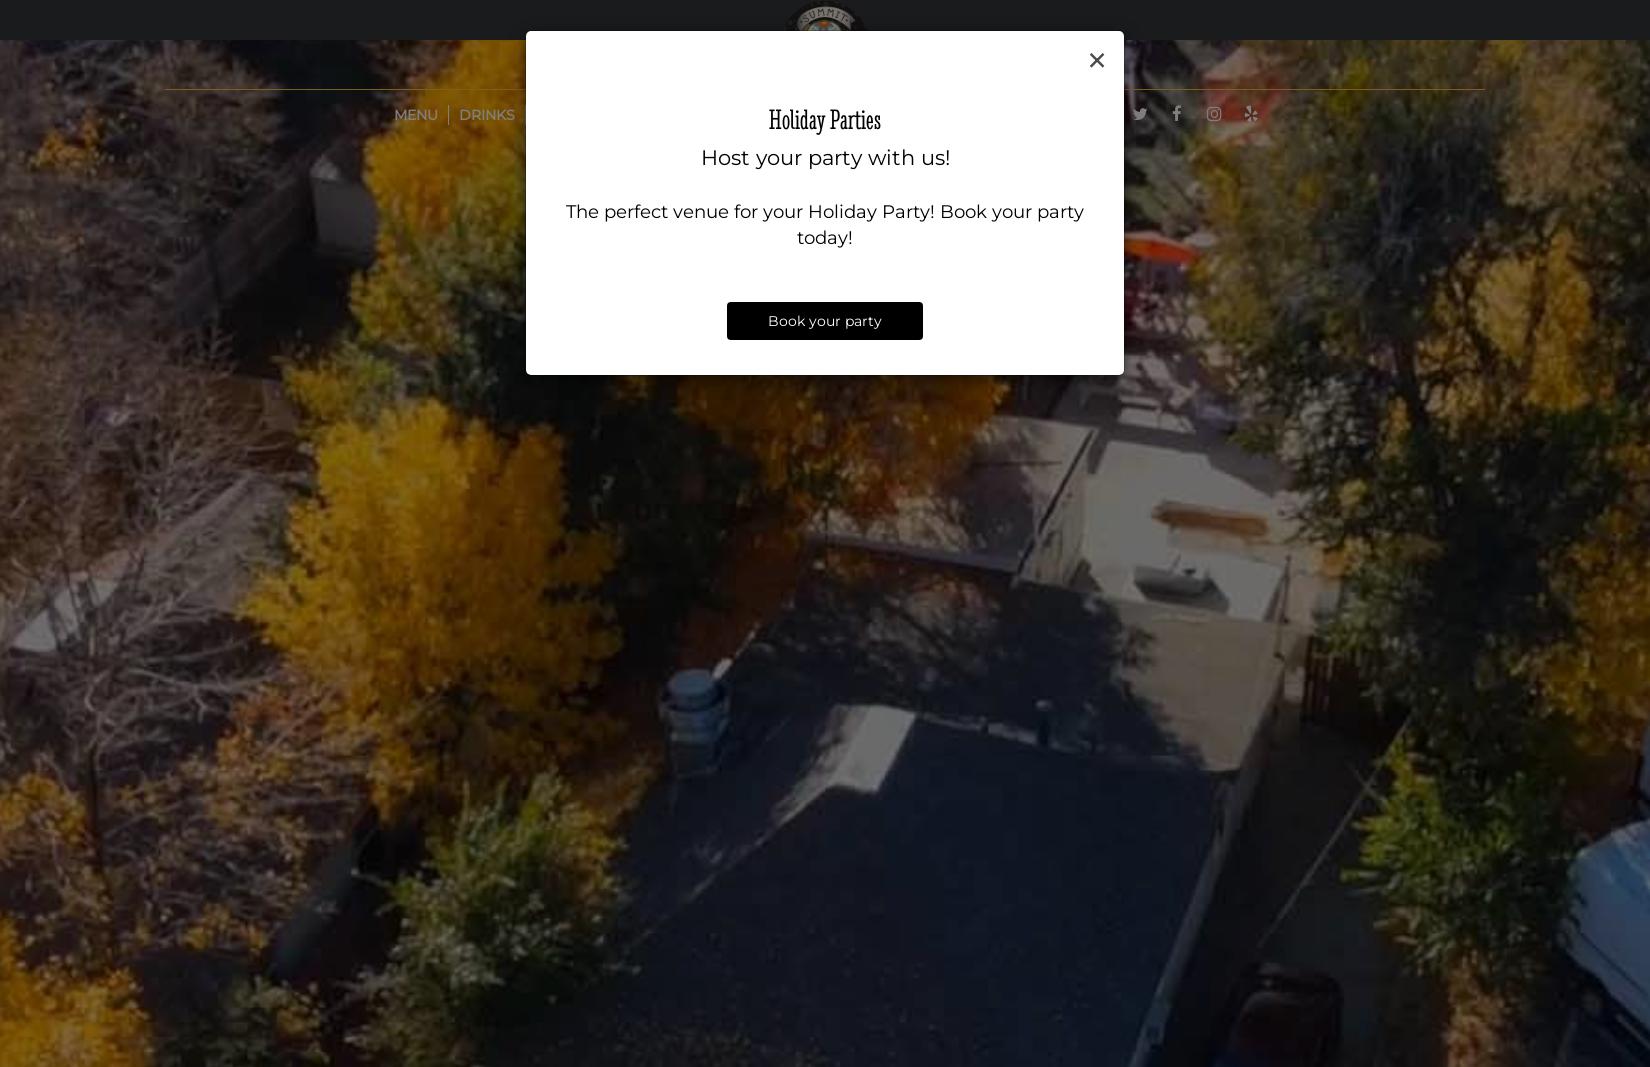 The image size is (1650, 1067). I want to click on 'Book your party', so click(825, 320).